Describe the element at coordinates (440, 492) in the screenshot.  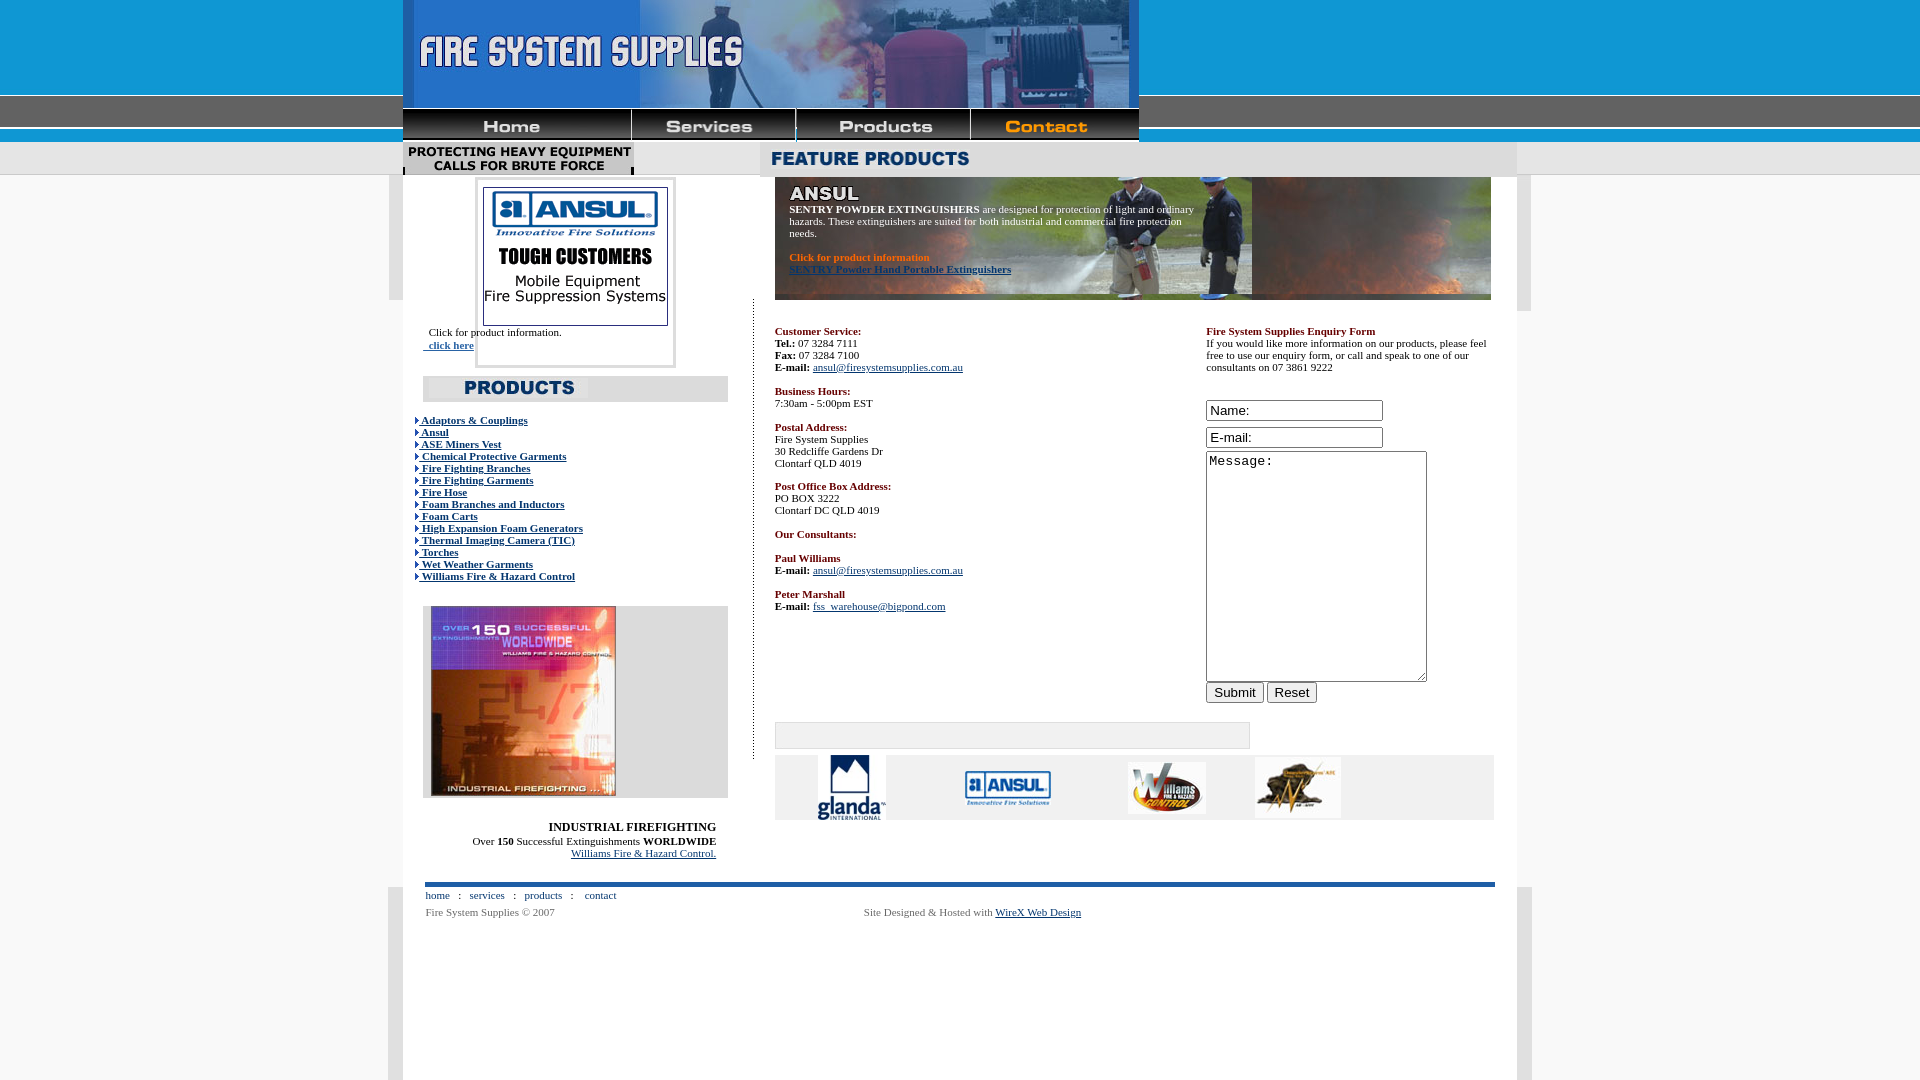
I see `' Fire Hose'` at that location.